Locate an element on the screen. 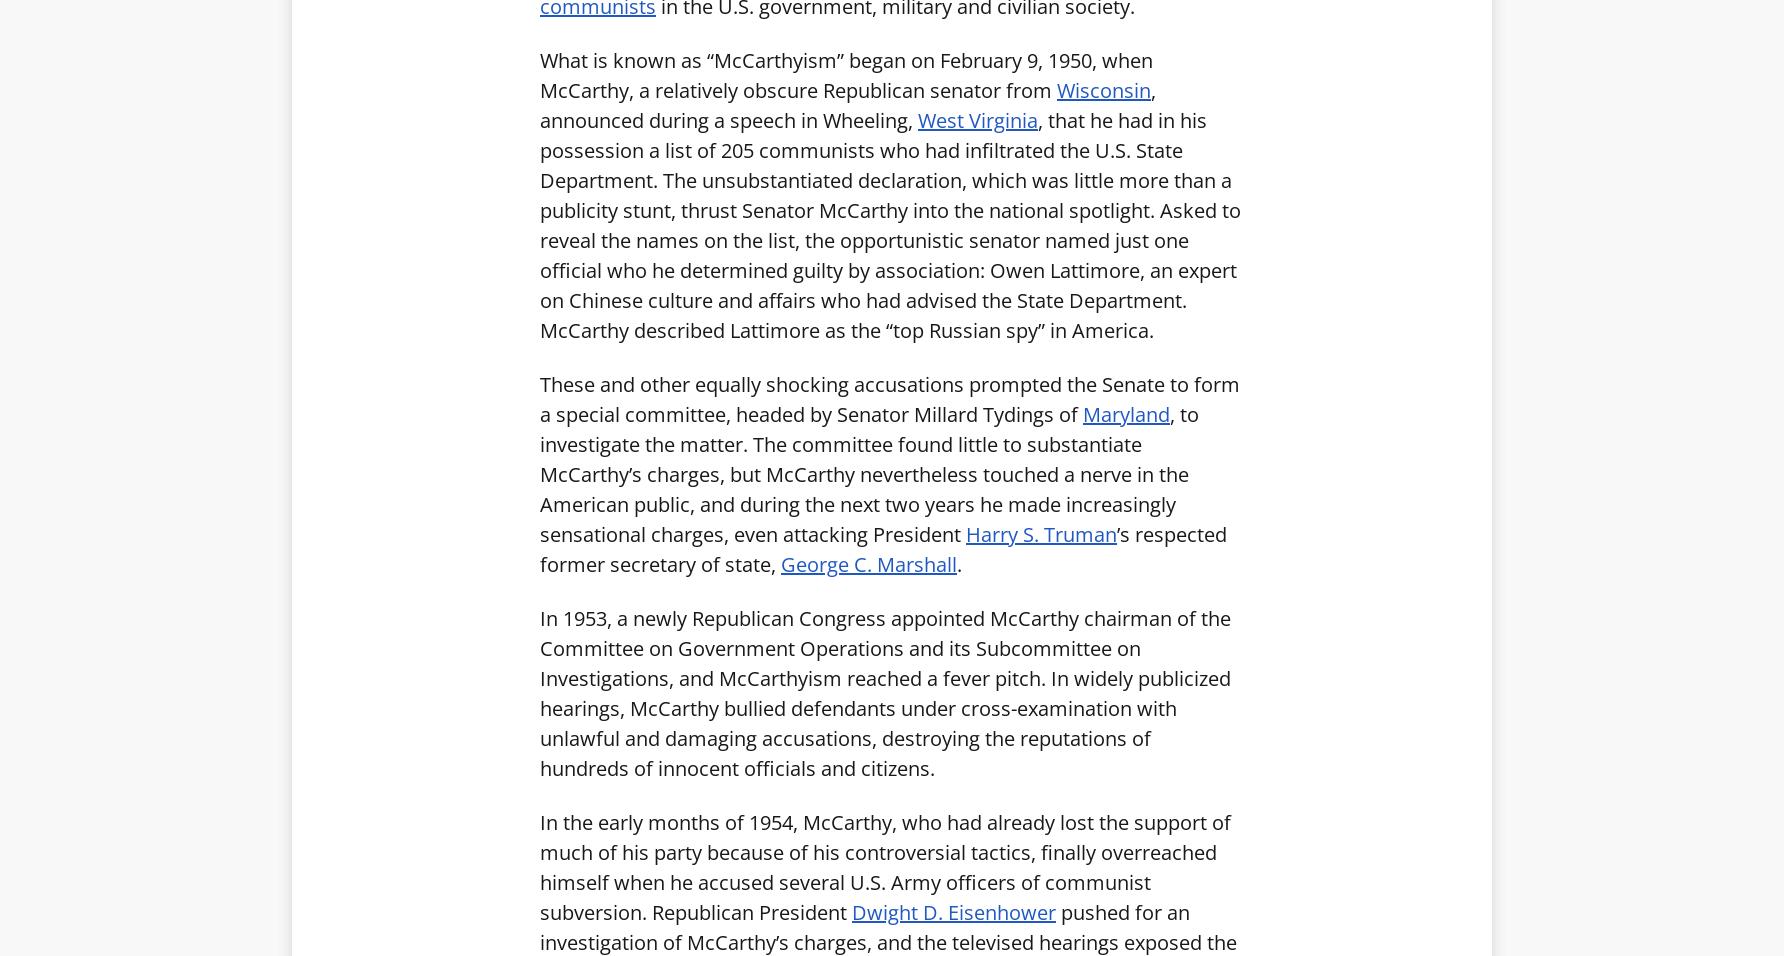  'These and other equally shocking accusations prompted the Senate to form a special committee, headed by Senator Millard Tydings of' is located at coordinates (889, 398).